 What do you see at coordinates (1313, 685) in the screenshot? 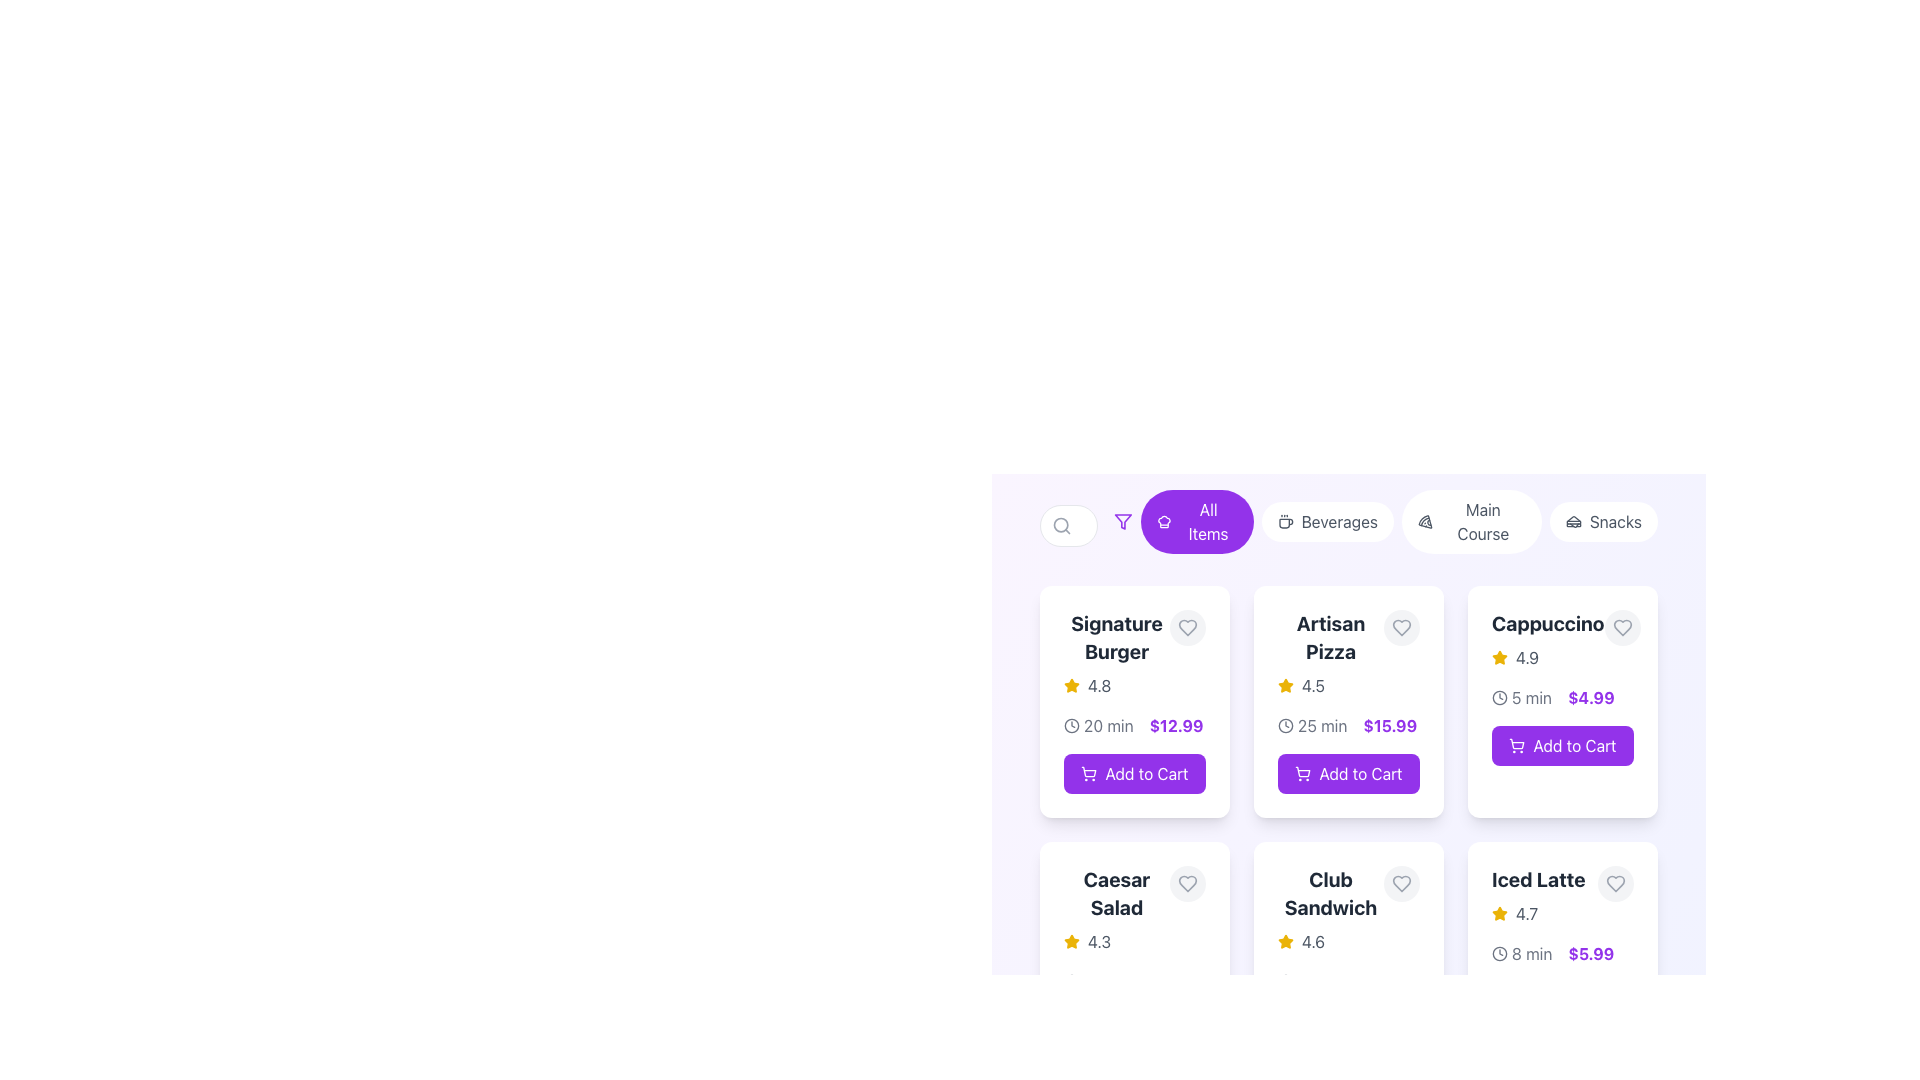
I see `the text label displaying the number '4.5' in gray color, located to the right of a yellow star icon within the 'Artisan Pizza' card` at bounding box center [1313, 685].